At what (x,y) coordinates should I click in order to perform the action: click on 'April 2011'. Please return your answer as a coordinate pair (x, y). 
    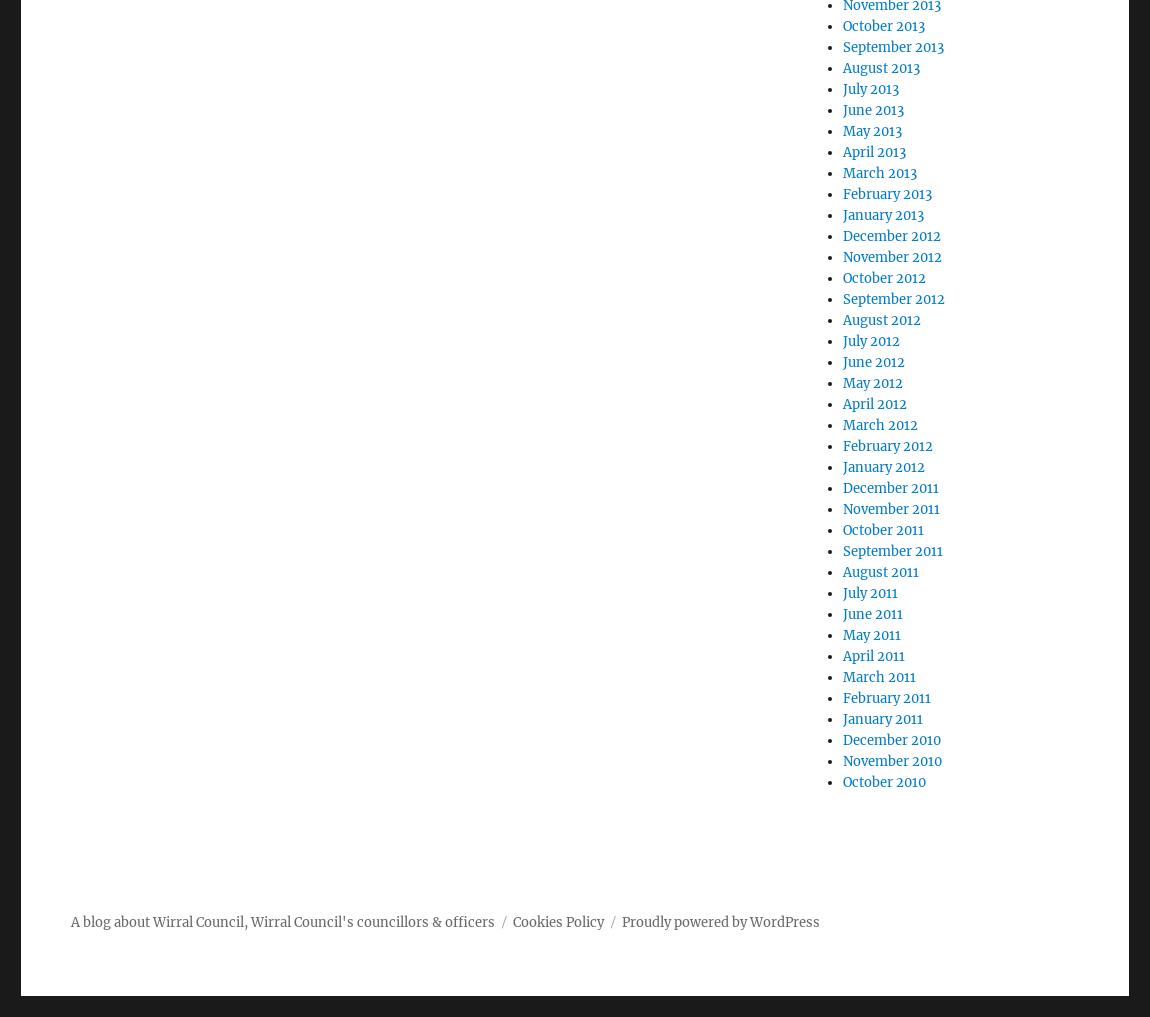
    Looking at the image, I should click on (874, 656).